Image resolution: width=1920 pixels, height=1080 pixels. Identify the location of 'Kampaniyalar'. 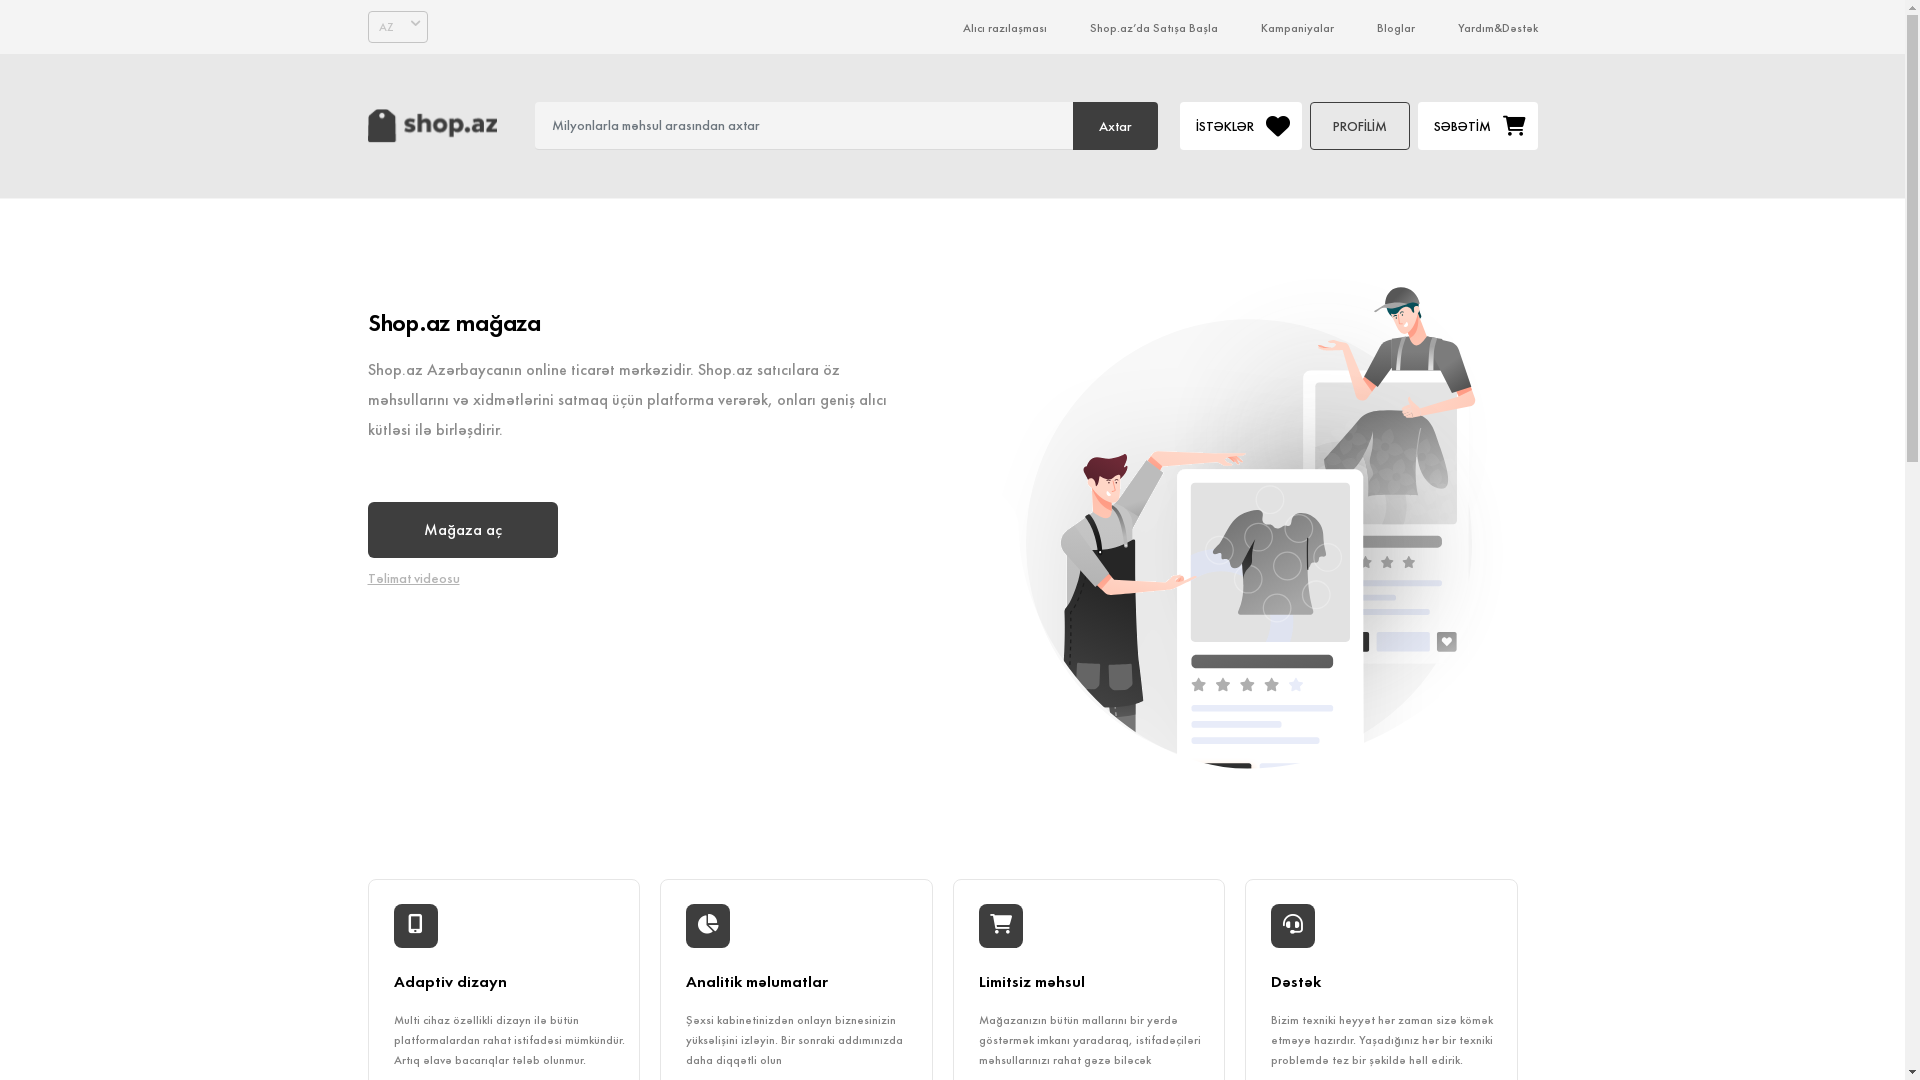
(1296, 27).